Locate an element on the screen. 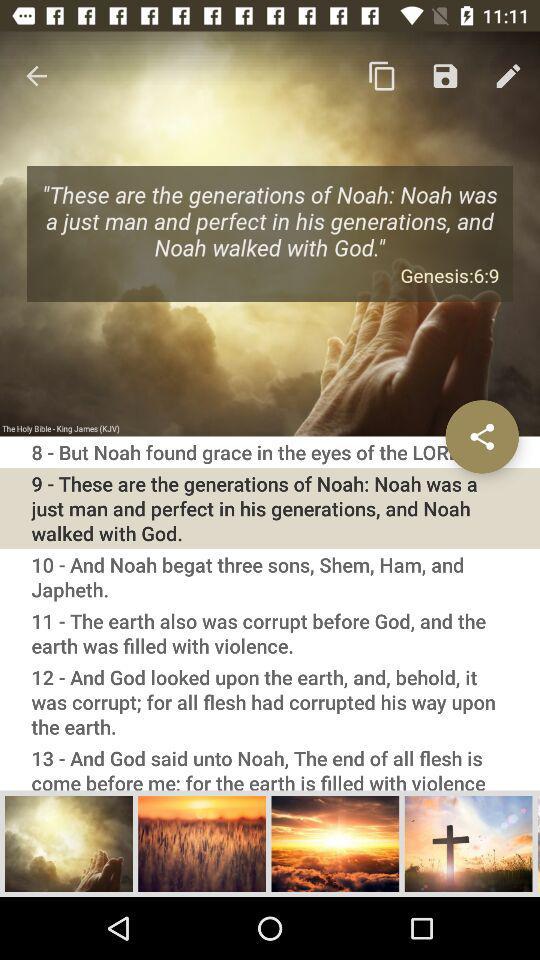 This screenshot has height=960, width=540. the share icon is located at coordinates (481, 436).